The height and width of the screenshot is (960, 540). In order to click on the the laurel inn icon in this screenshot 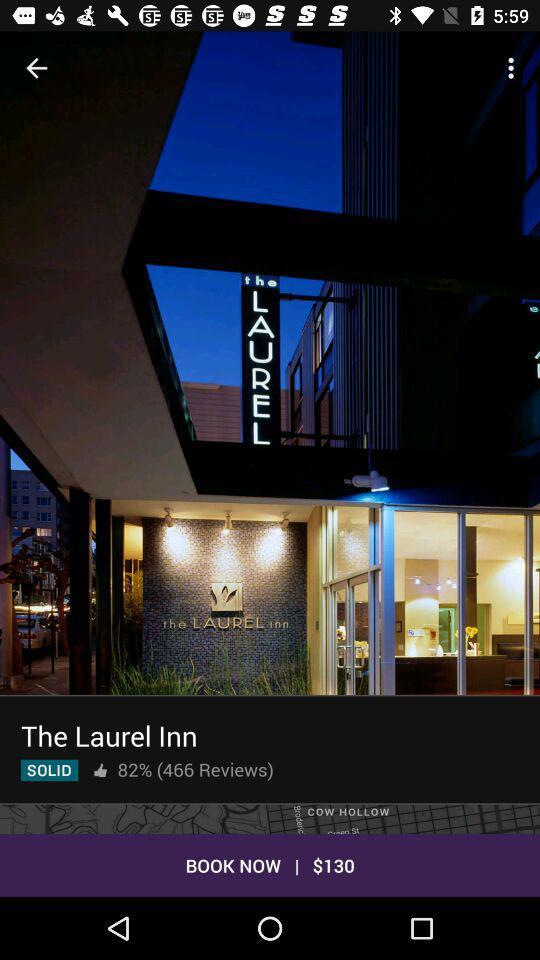, I will do `click(109, 734)`.